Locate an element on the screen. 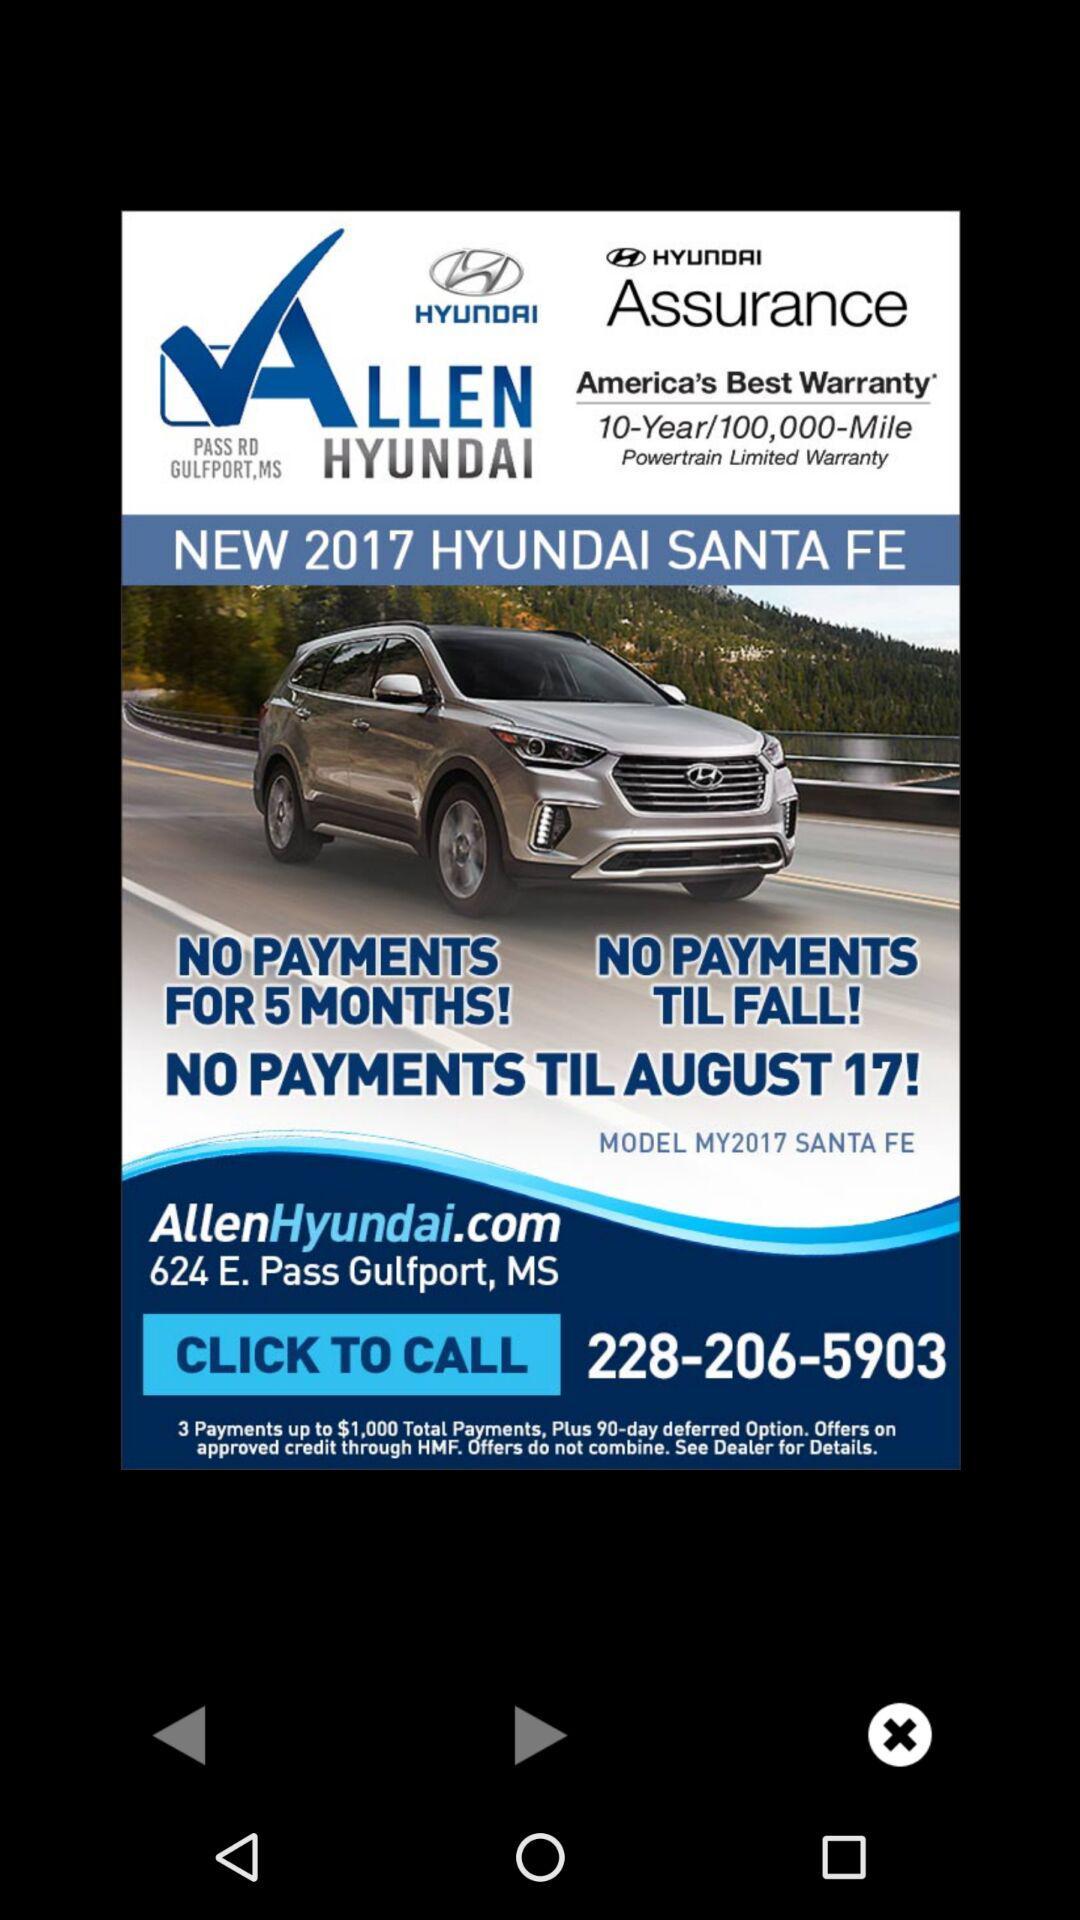 The image size is (1080, 1920). the arrow_backward icon is located at coordinates (180, 1855).